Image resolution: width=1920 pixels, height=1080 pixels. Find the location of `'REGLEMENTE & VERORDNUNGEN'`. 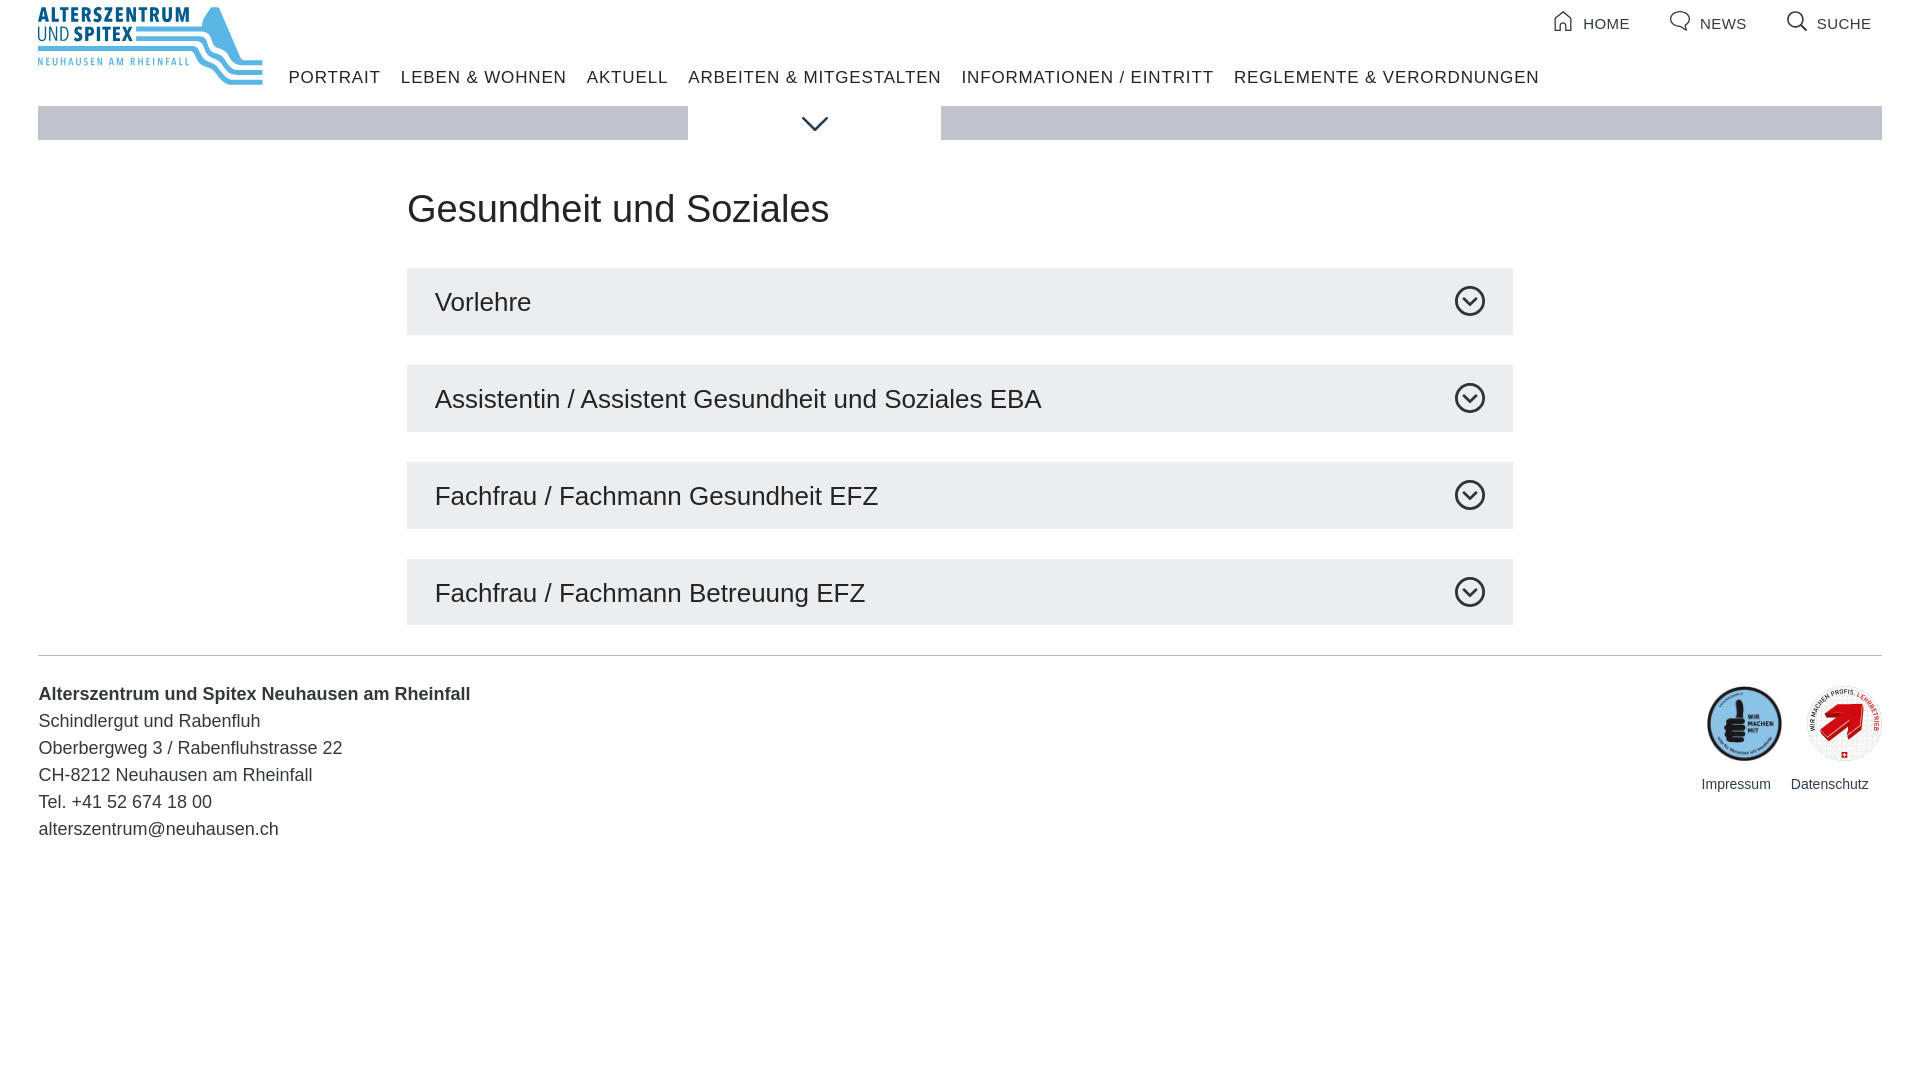

'REGLEMENTE & VERORDNUNGEN' is located at coordinates (1386, 76).